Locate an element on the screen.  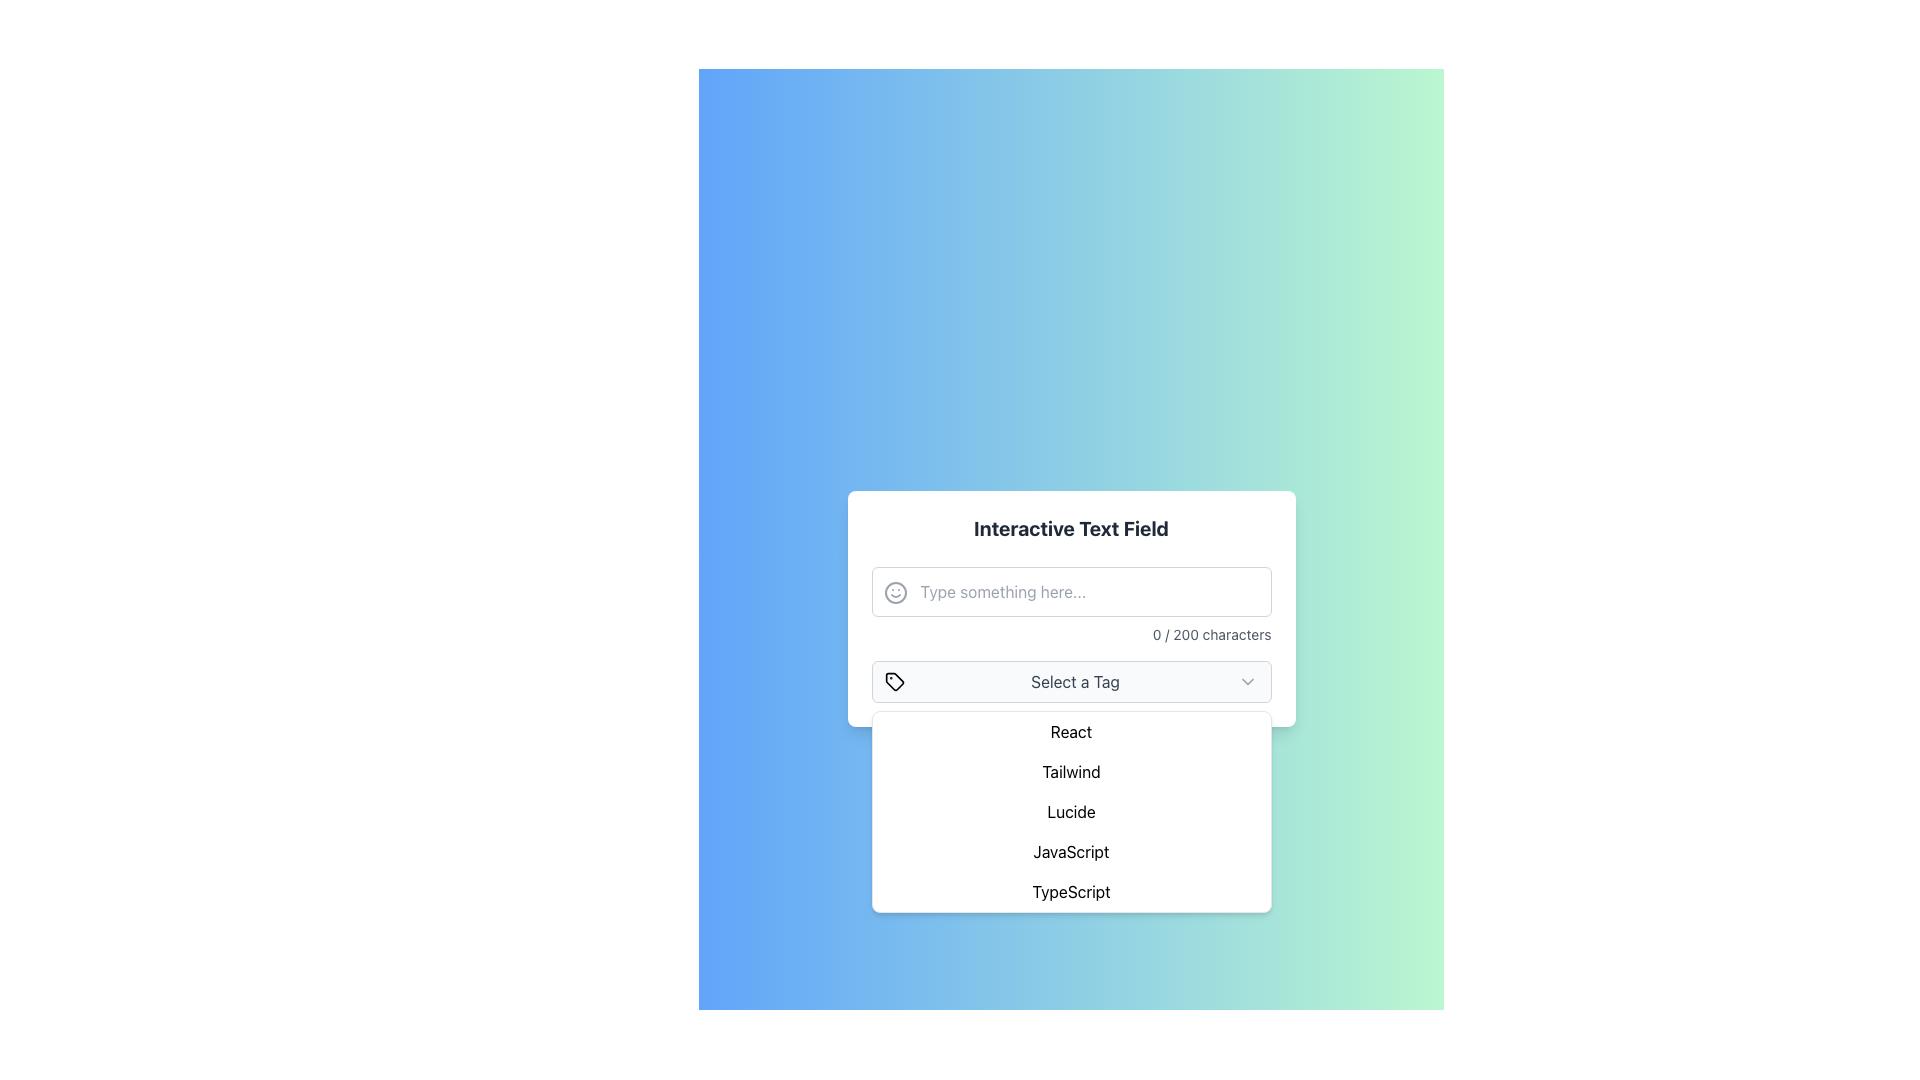
the icon located at the far-right end of the 'Select a Tag' field is located at coordinates (1247, 681).